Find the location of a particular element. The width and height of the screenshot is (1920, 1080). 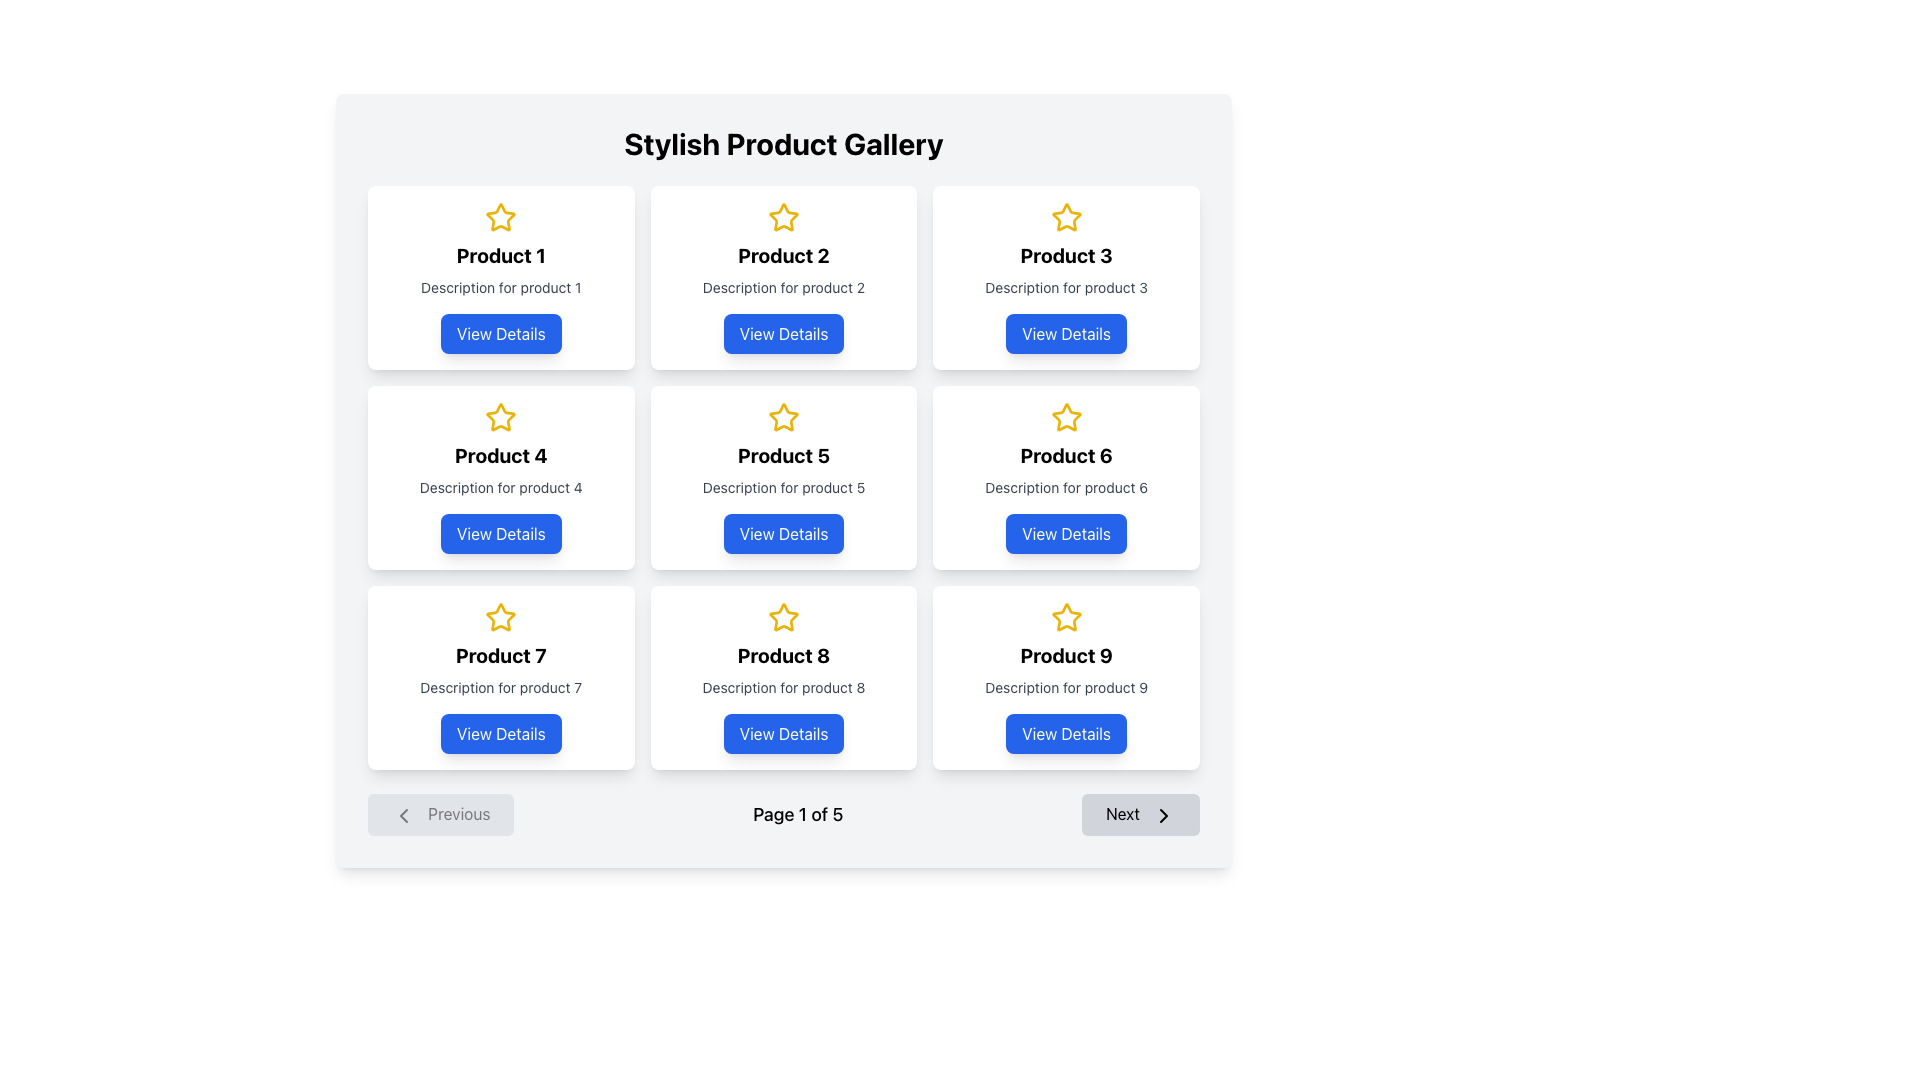

the button located in the product grid for 'Product 2' to observe the visual change is located at coordinates (782, 333).